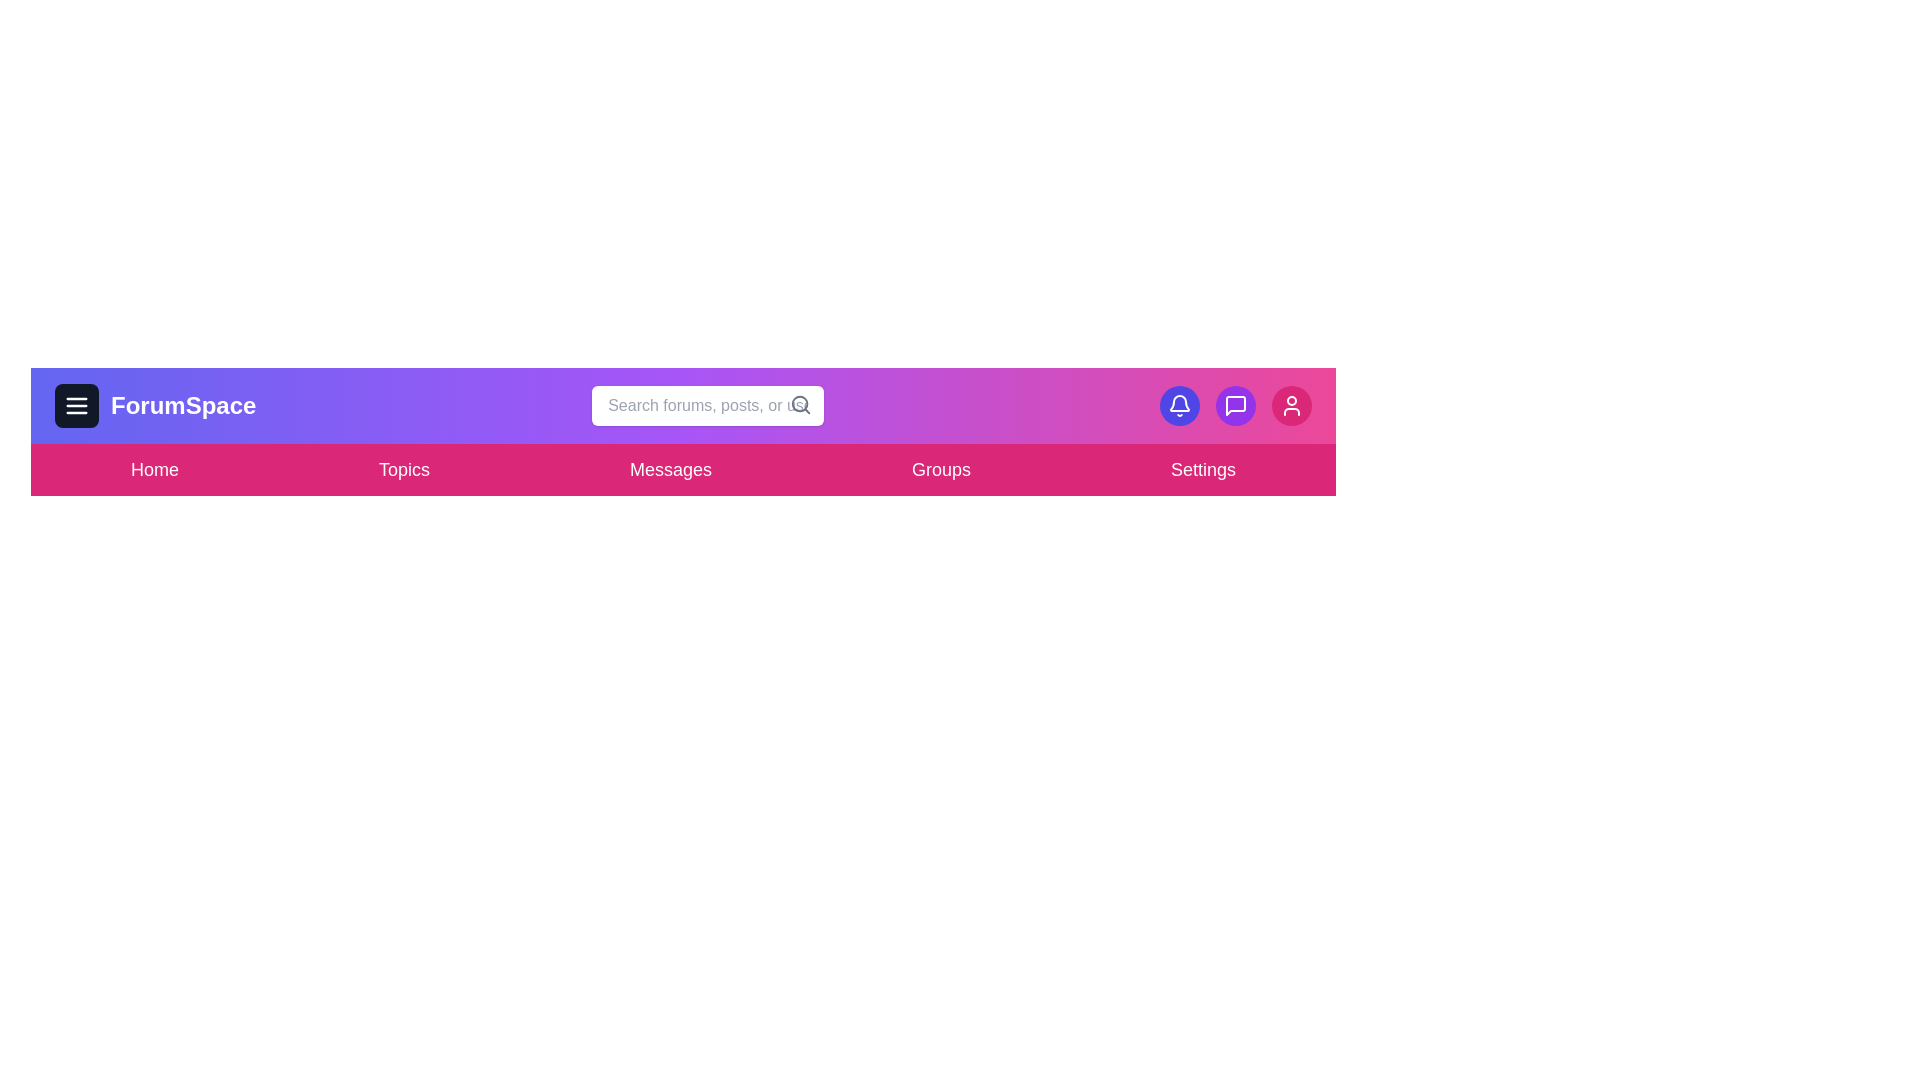 Image resolution: width=1920 pixels, height=1080 pixels. I want to click on the user icon button to view the user profile, so click(1291, 405).